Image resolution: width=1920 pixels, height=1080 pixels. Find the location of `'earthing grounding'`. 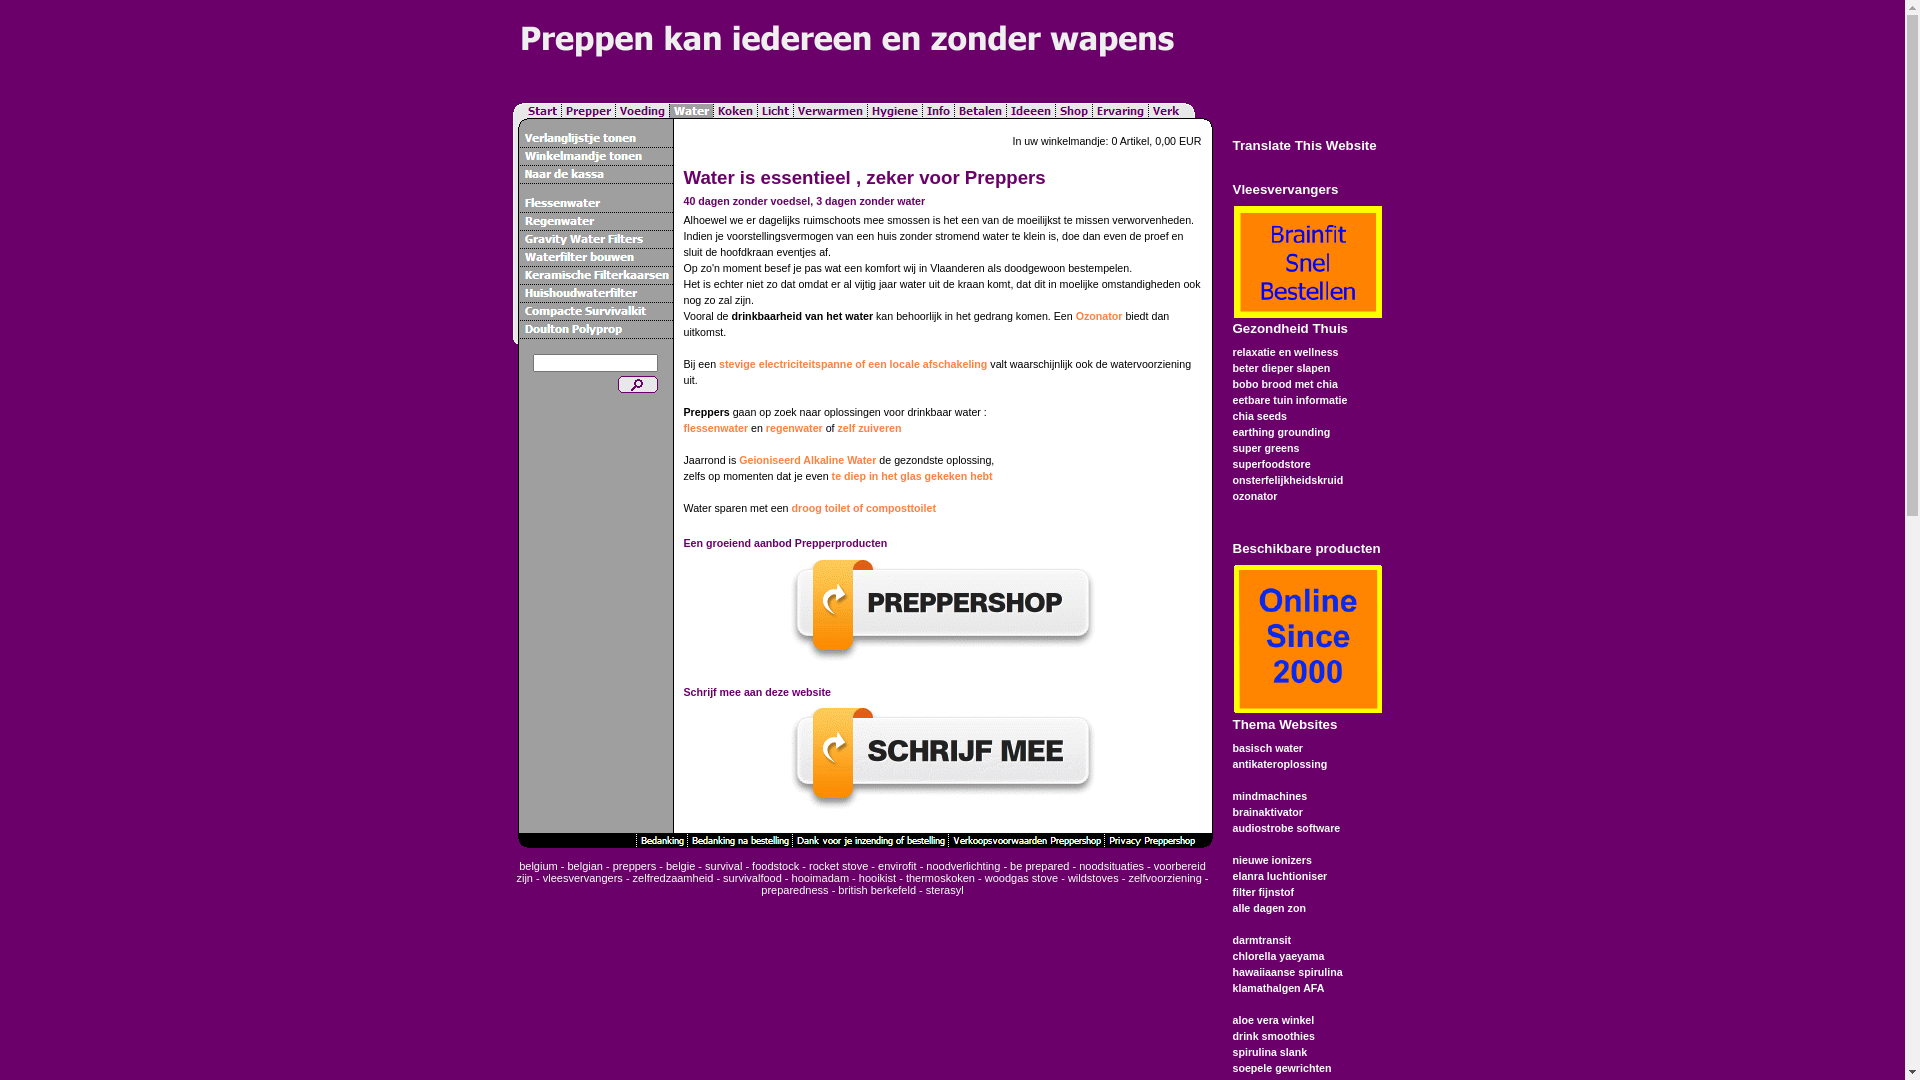

'earthing grounding' is located at coordinates (1281, 431).